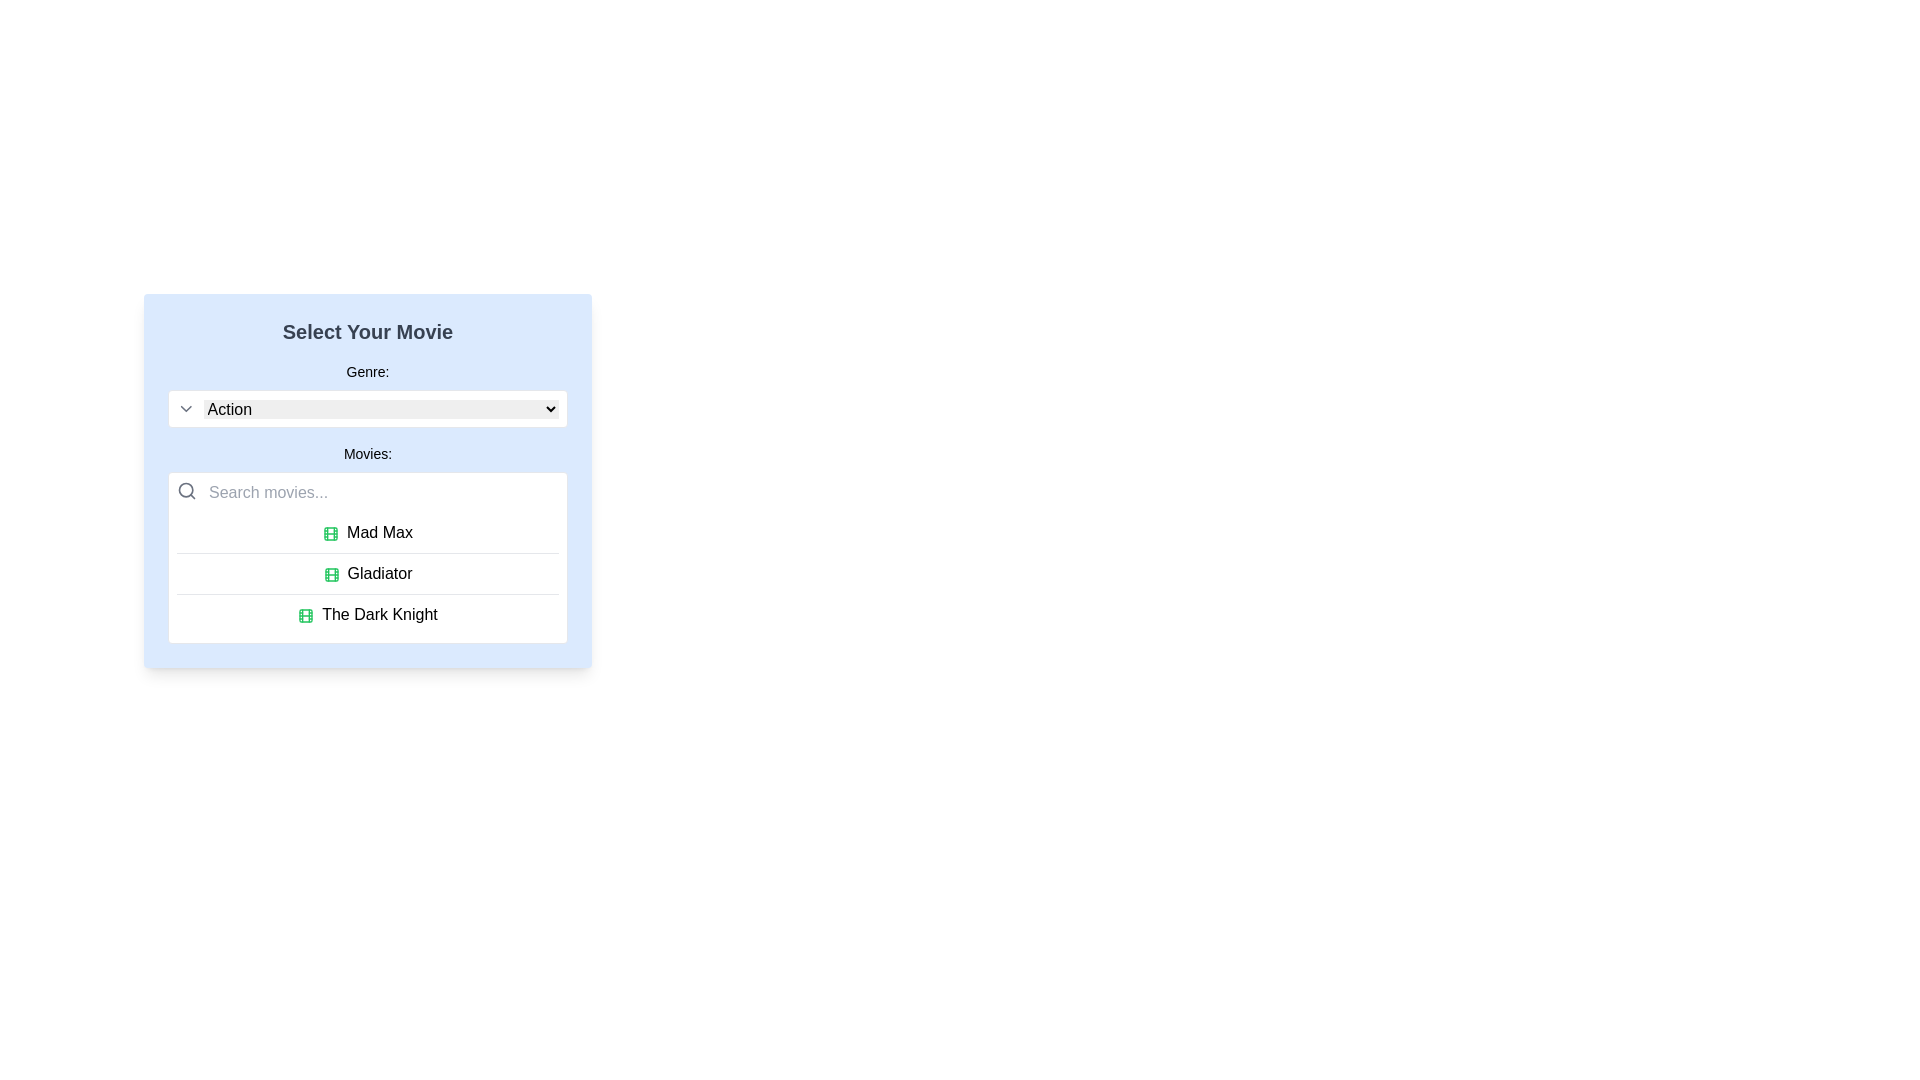  Describe the element at coordinates (305, 614) in the screenshot. I see `on the movie icon for 'The Dark Knight', which is located in the last row of the movie list` at that location.